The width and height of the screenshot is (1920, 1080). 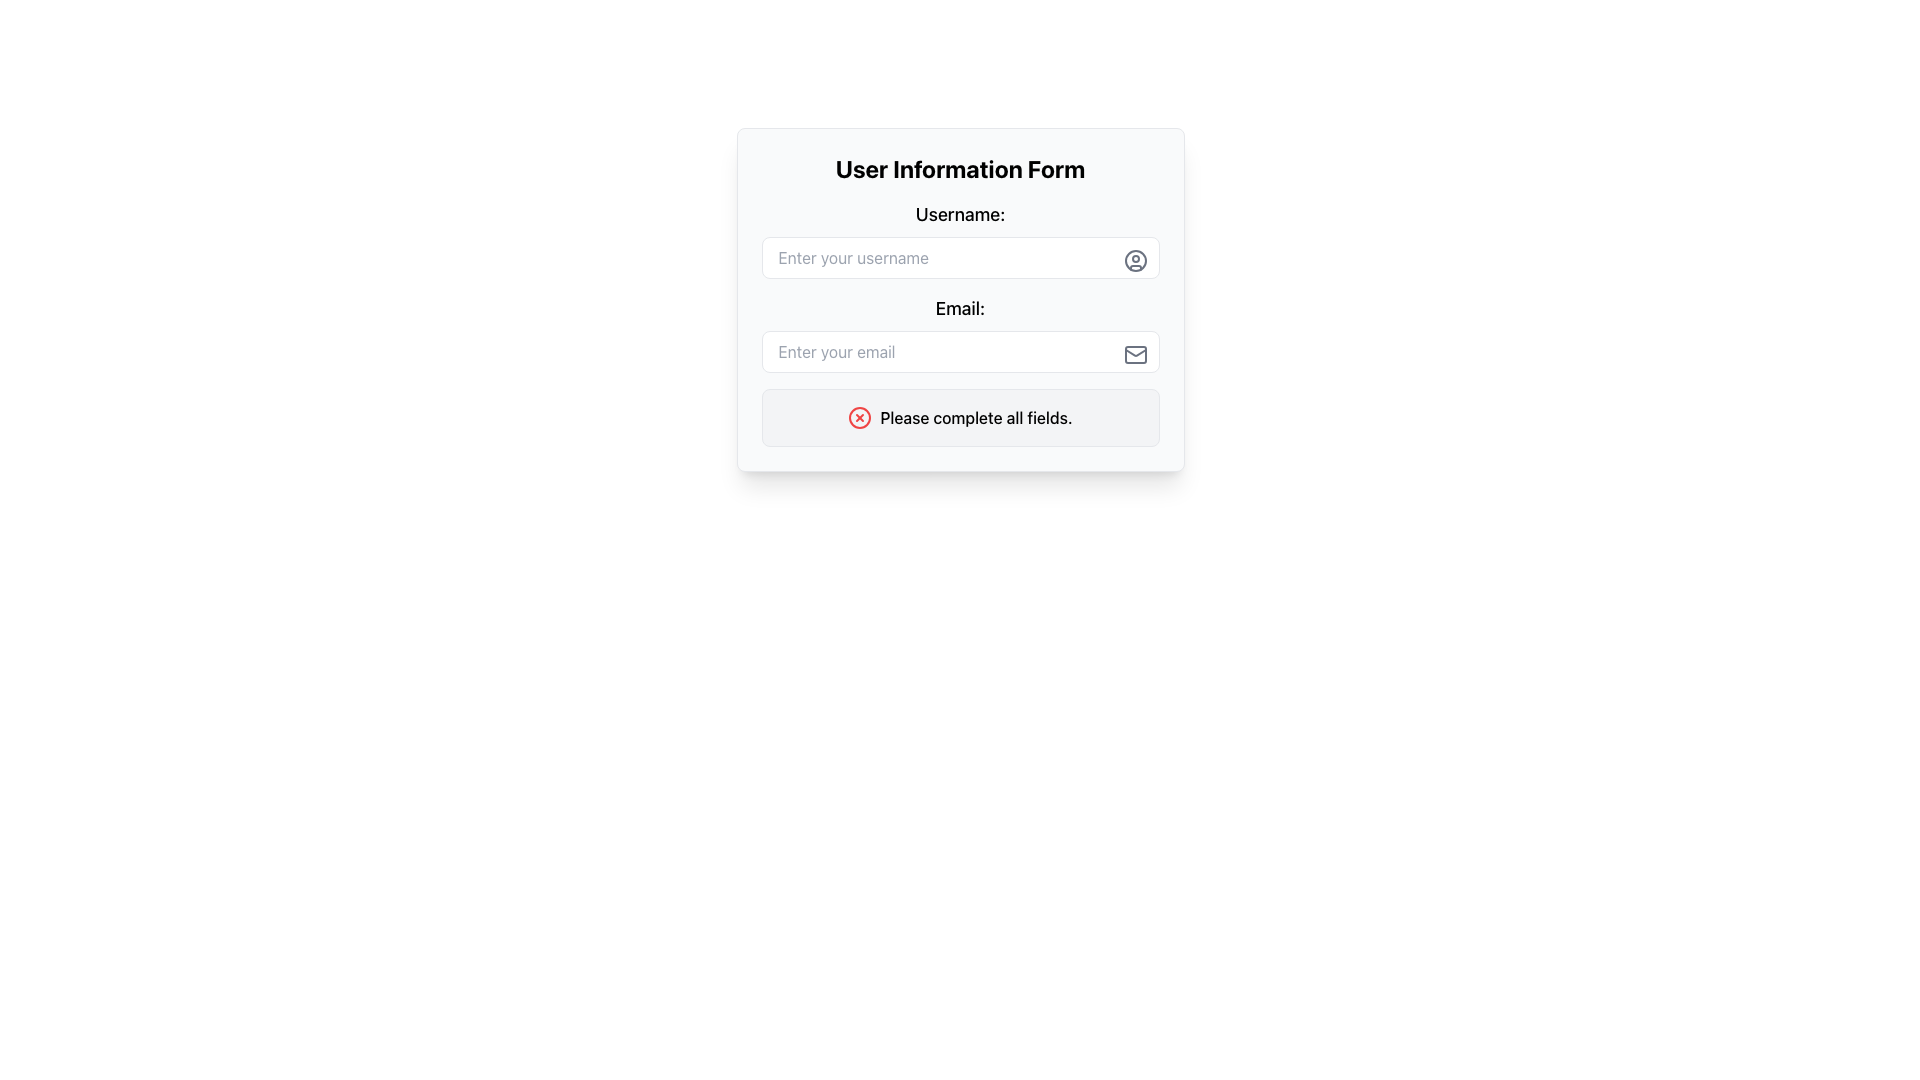 What do you see at coordinates (1135, 353) in the screenshot?
I see `the small gray envelope icon located at the far right end of the email input field` at bounding box center [1135, 353].